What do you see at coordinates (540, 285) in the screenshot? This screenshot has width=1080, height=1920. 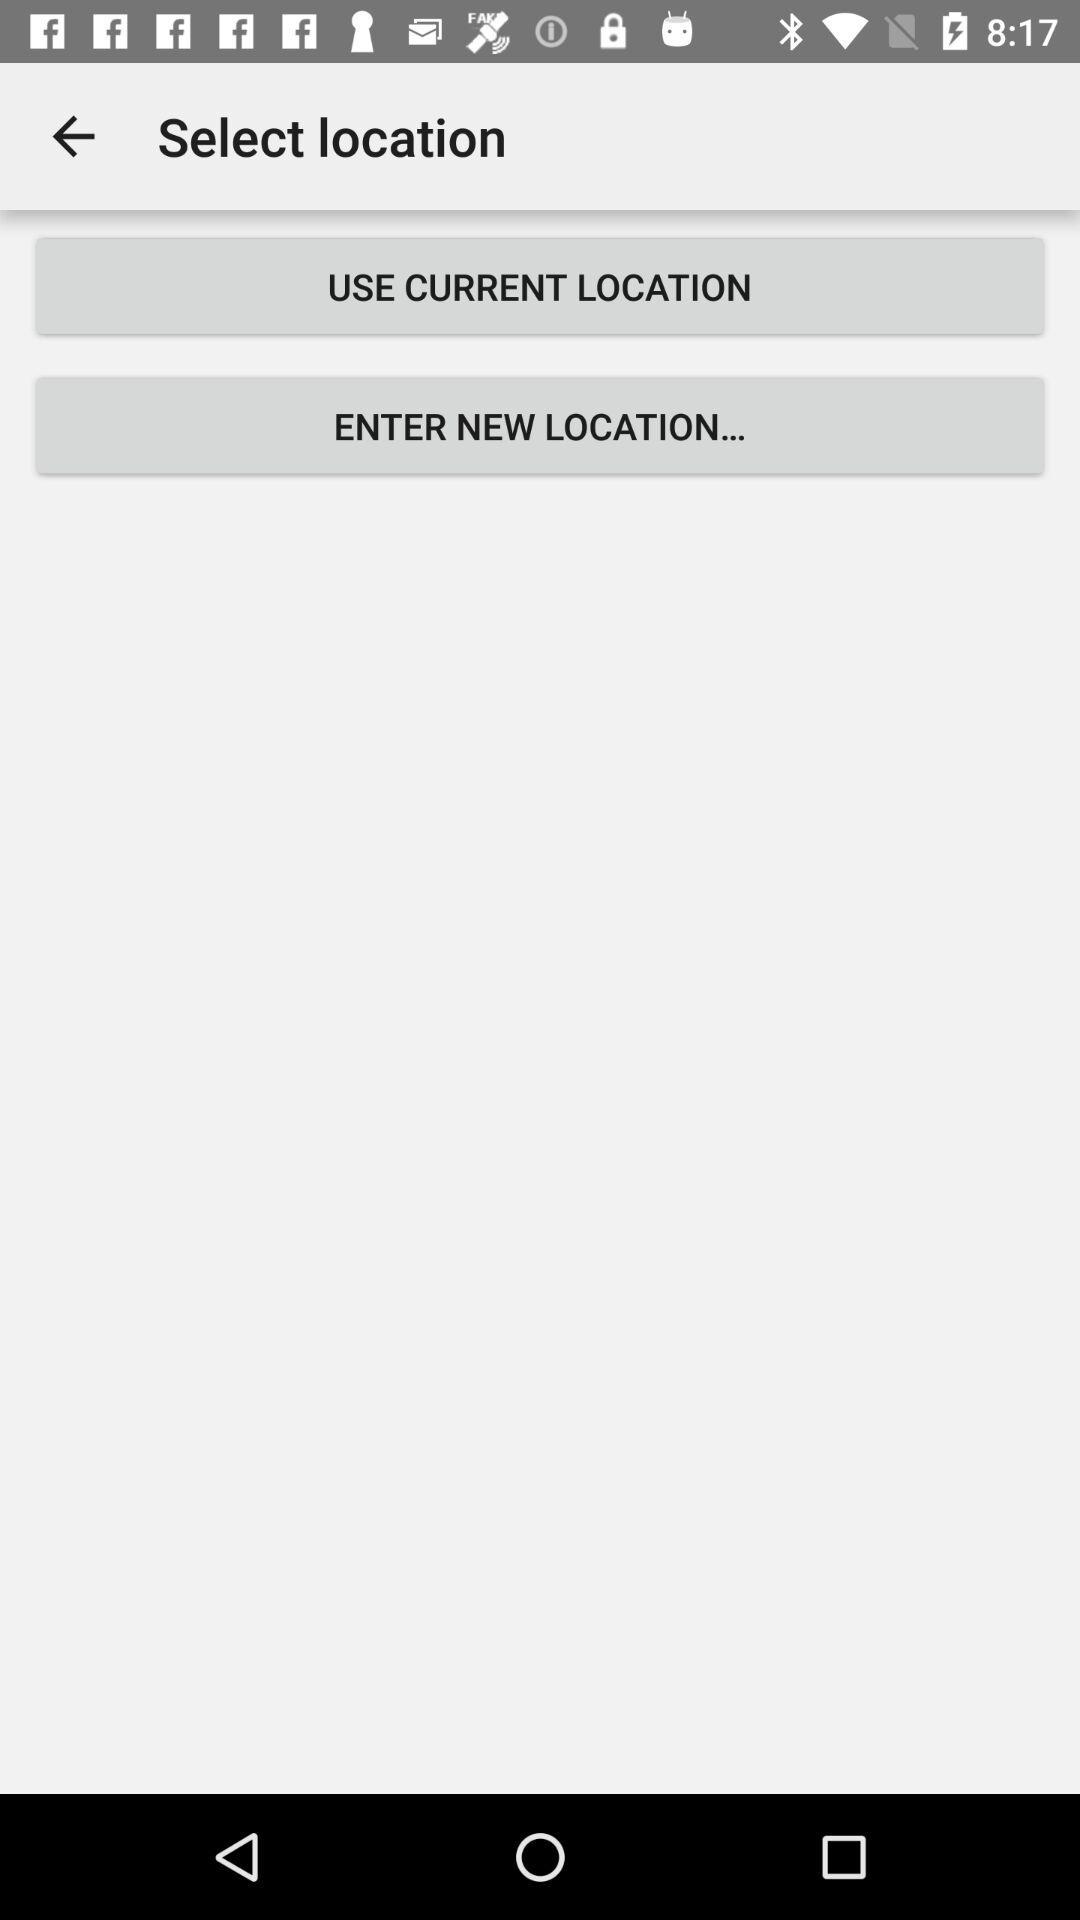 I see `the use current location icon` at bounding box center [540, 285].